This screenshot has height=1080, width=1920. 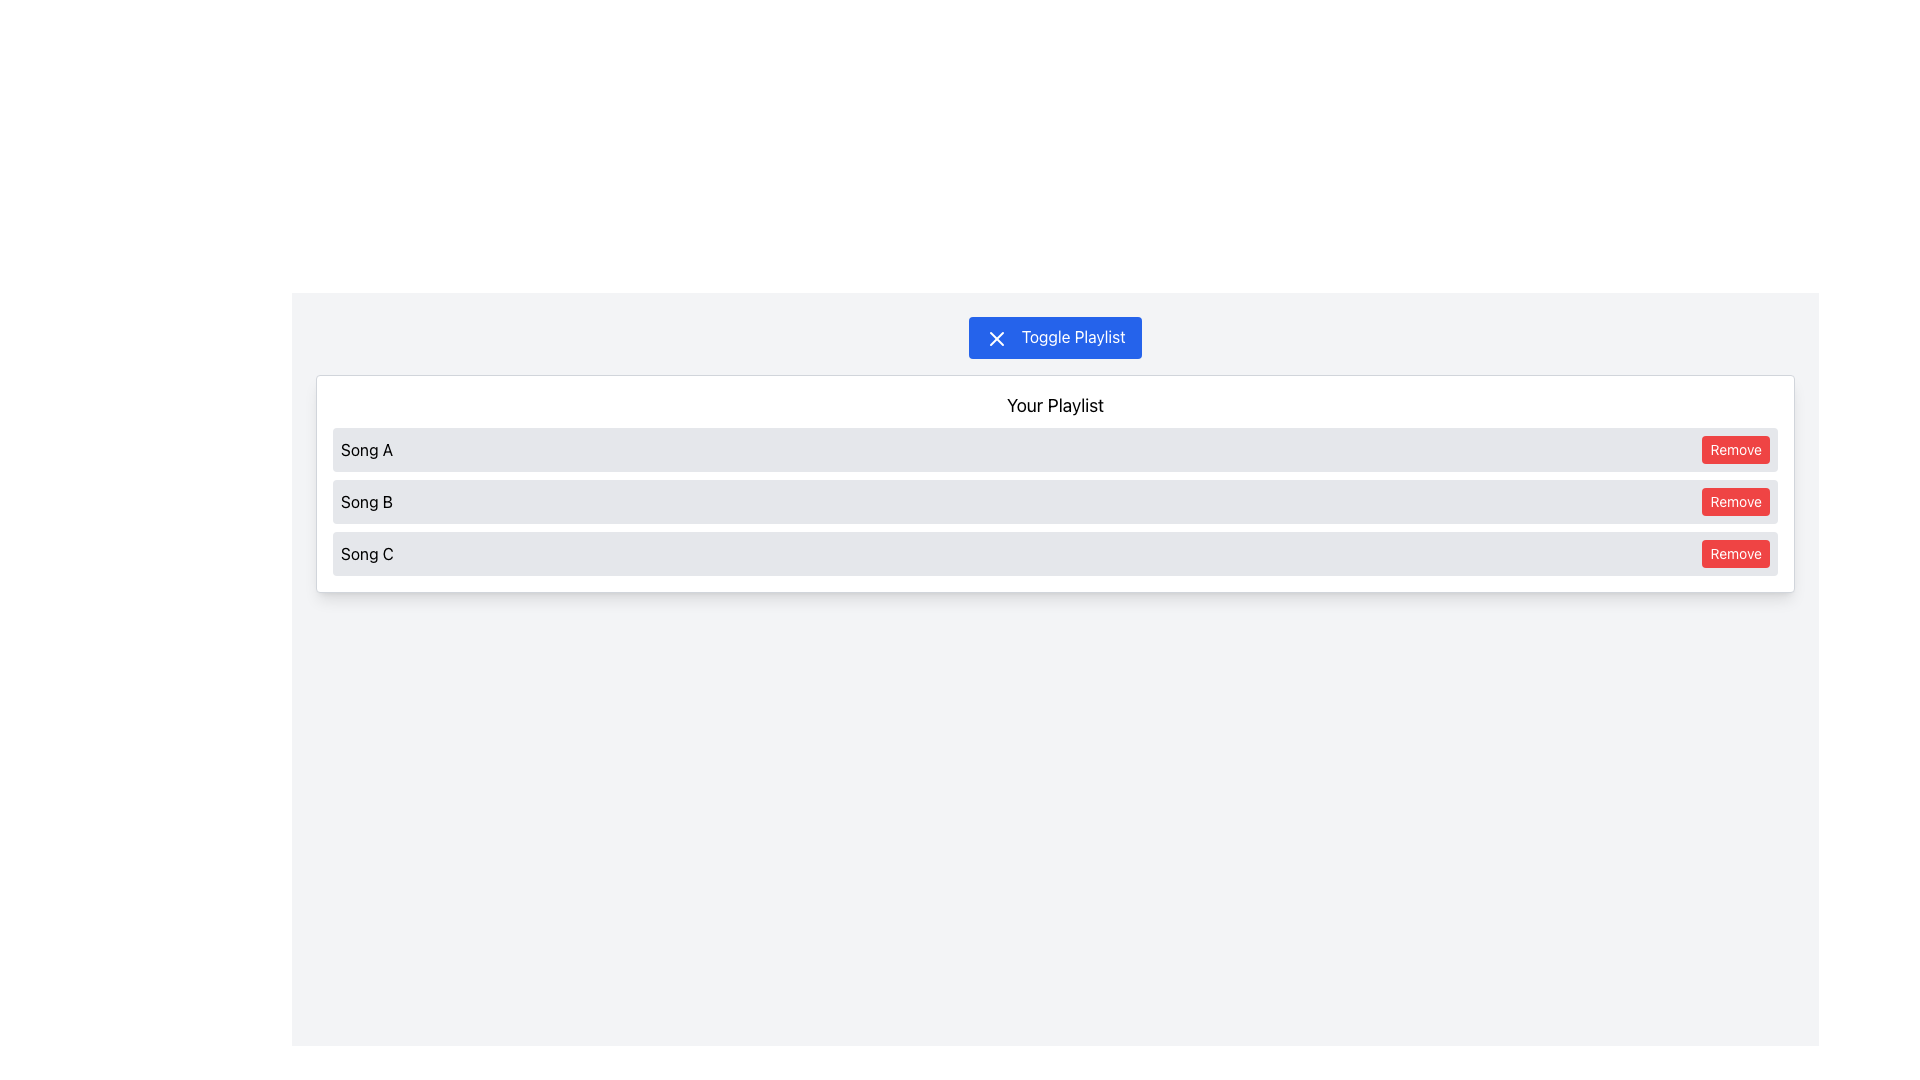 What do you see at coordinates (367, 448) in the screenshot?
I see `the song title text label located in the first row of the playlist, to the left of the 'Remove' button` at bounding box center [367, 448].